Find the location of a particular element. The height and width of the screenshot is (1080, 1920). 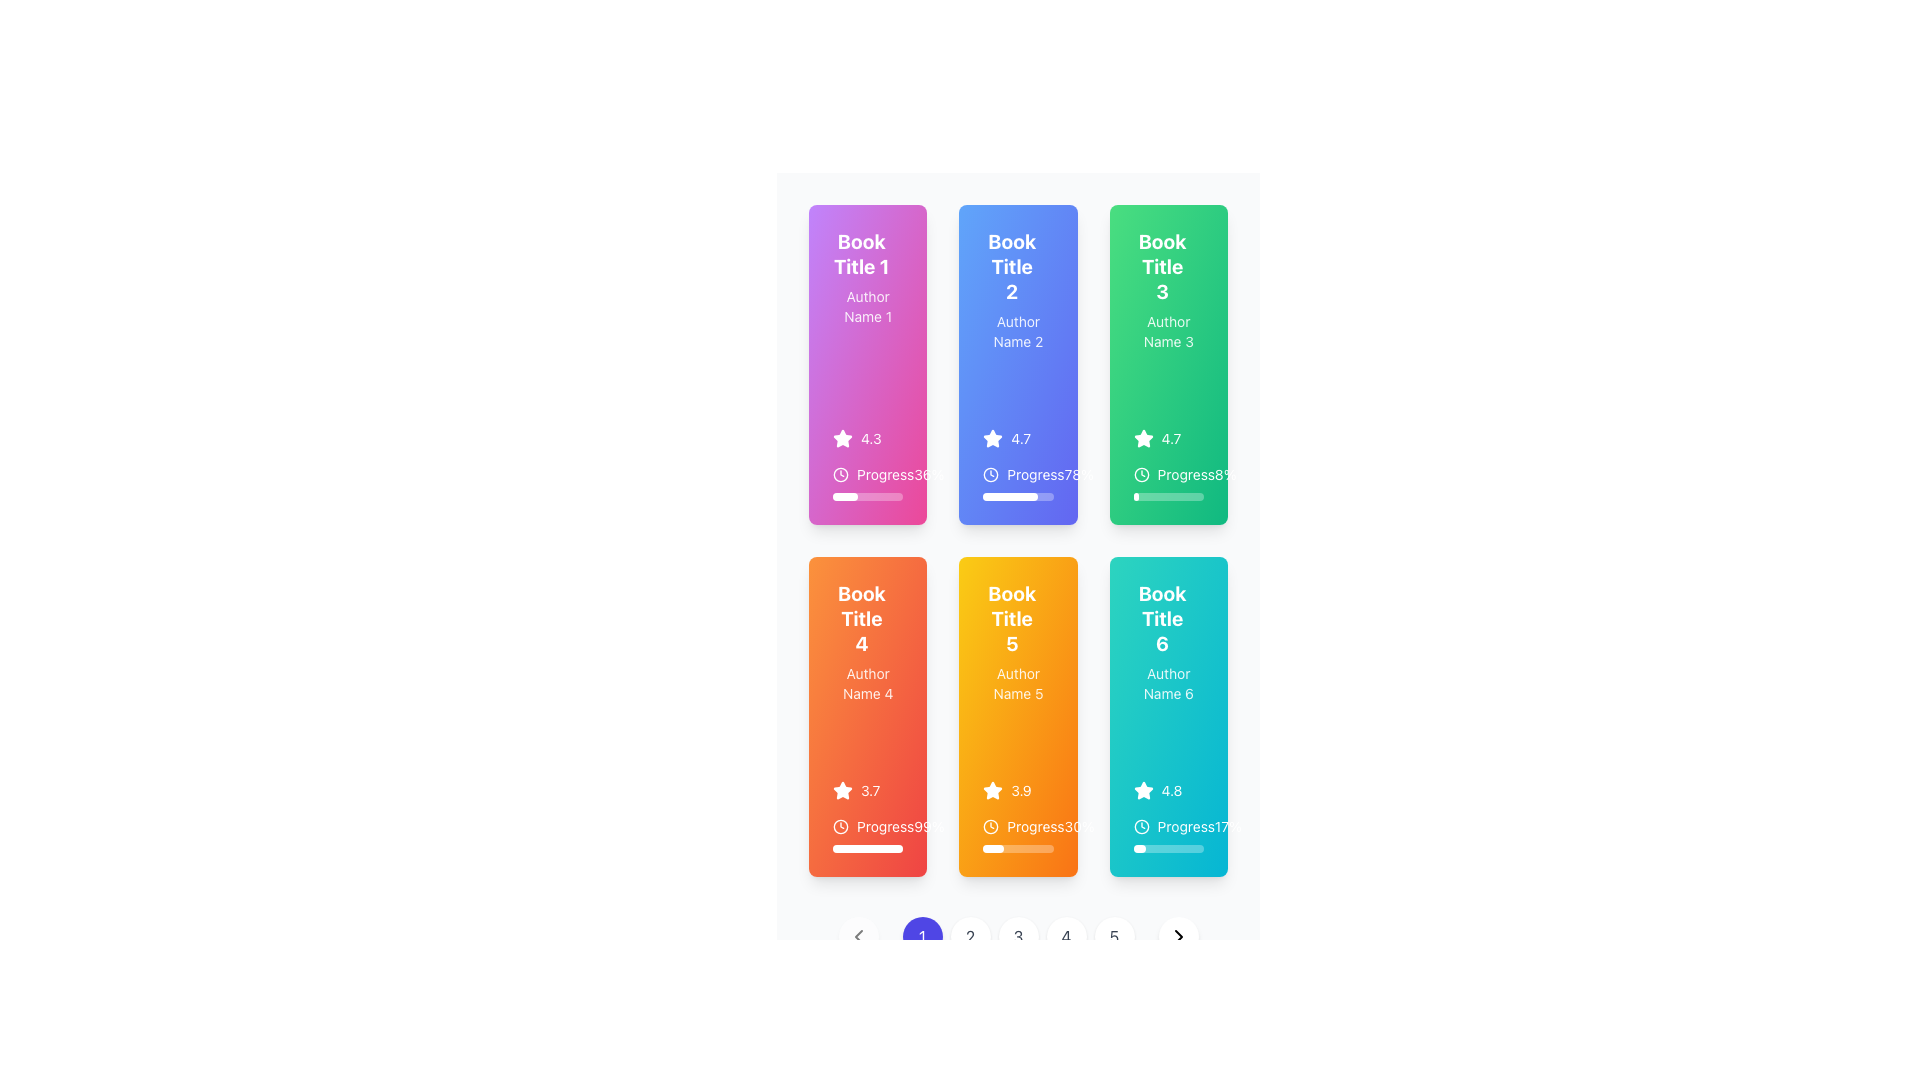

the progress status element displaying the book's progress within the cyan card labeled 'Book Title 6' is located at coordinates (1168, 817).